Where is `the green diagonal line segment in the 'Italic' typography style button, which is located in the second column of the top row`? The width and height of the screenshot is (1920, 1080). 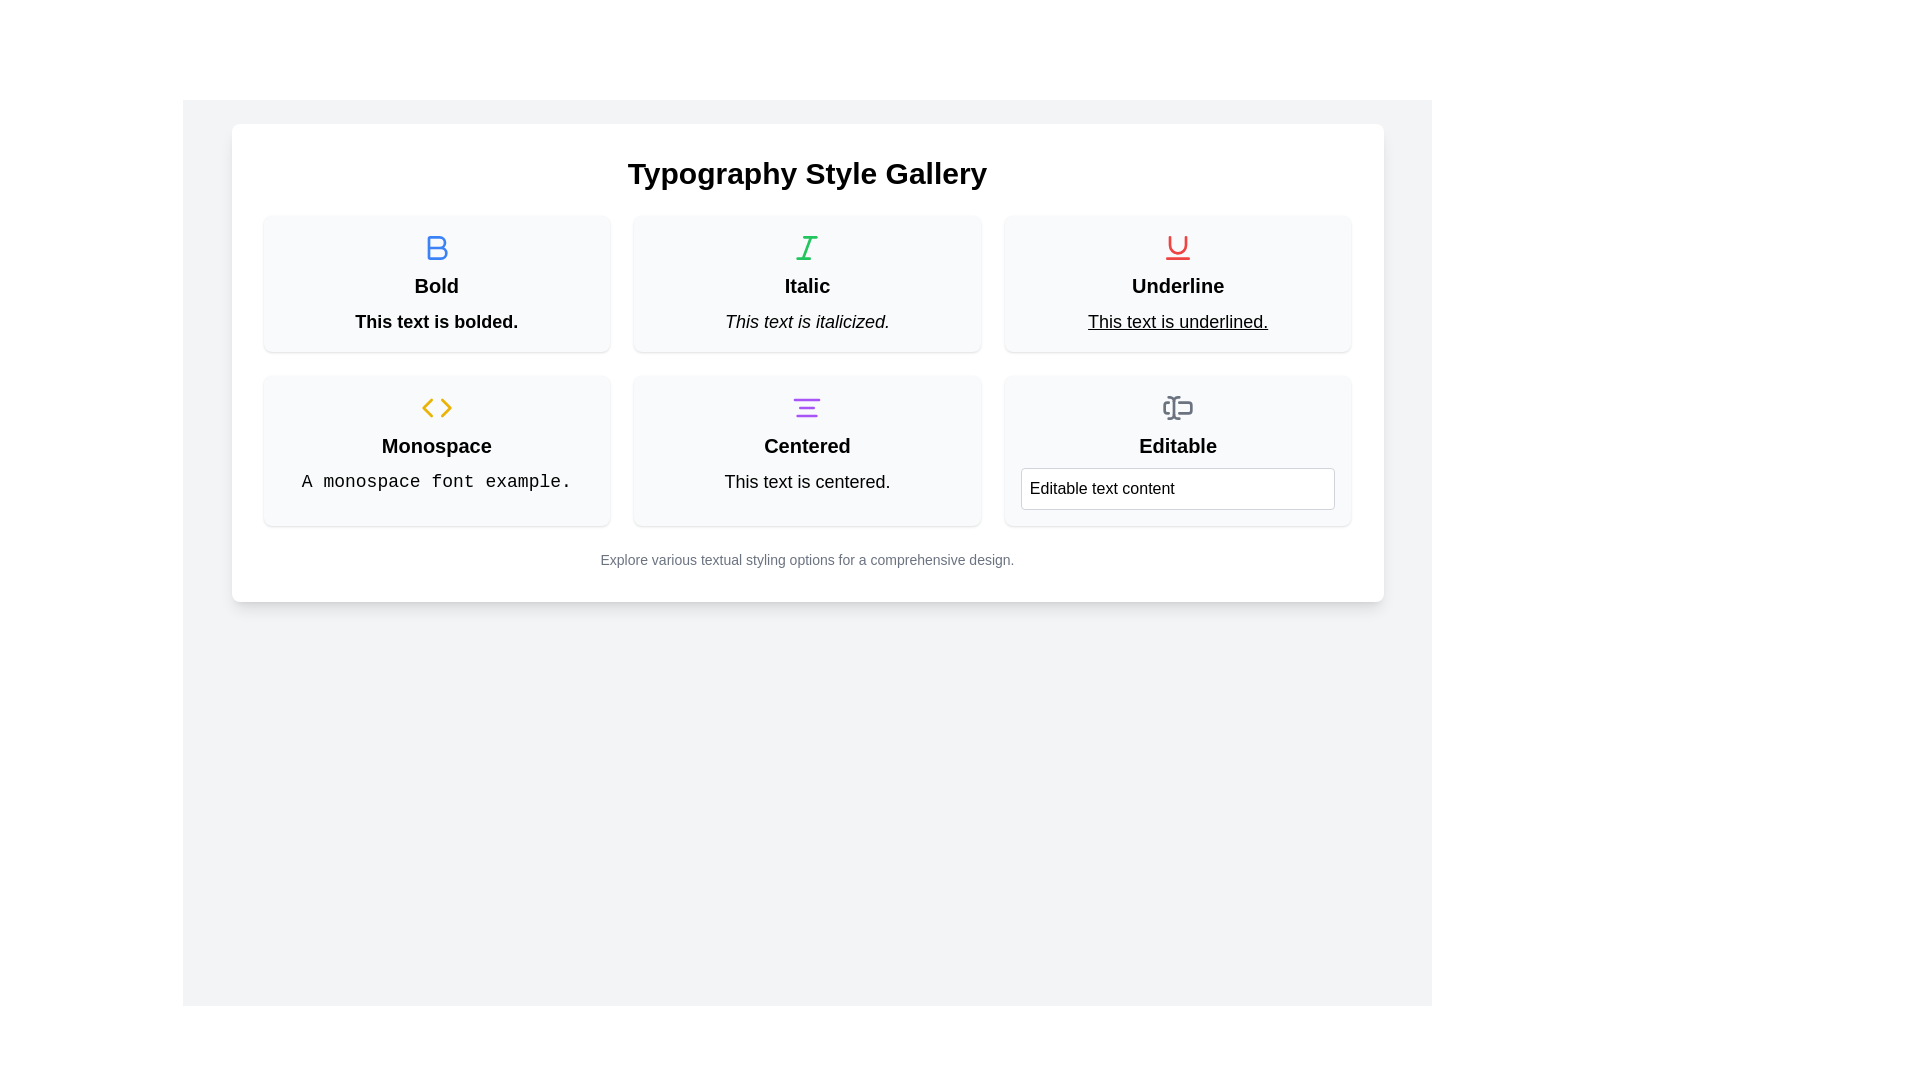 the green diagonal line segment in the 'Italic' typography style button, which is located in the second column of the top row is located at coordinates (807, 246).